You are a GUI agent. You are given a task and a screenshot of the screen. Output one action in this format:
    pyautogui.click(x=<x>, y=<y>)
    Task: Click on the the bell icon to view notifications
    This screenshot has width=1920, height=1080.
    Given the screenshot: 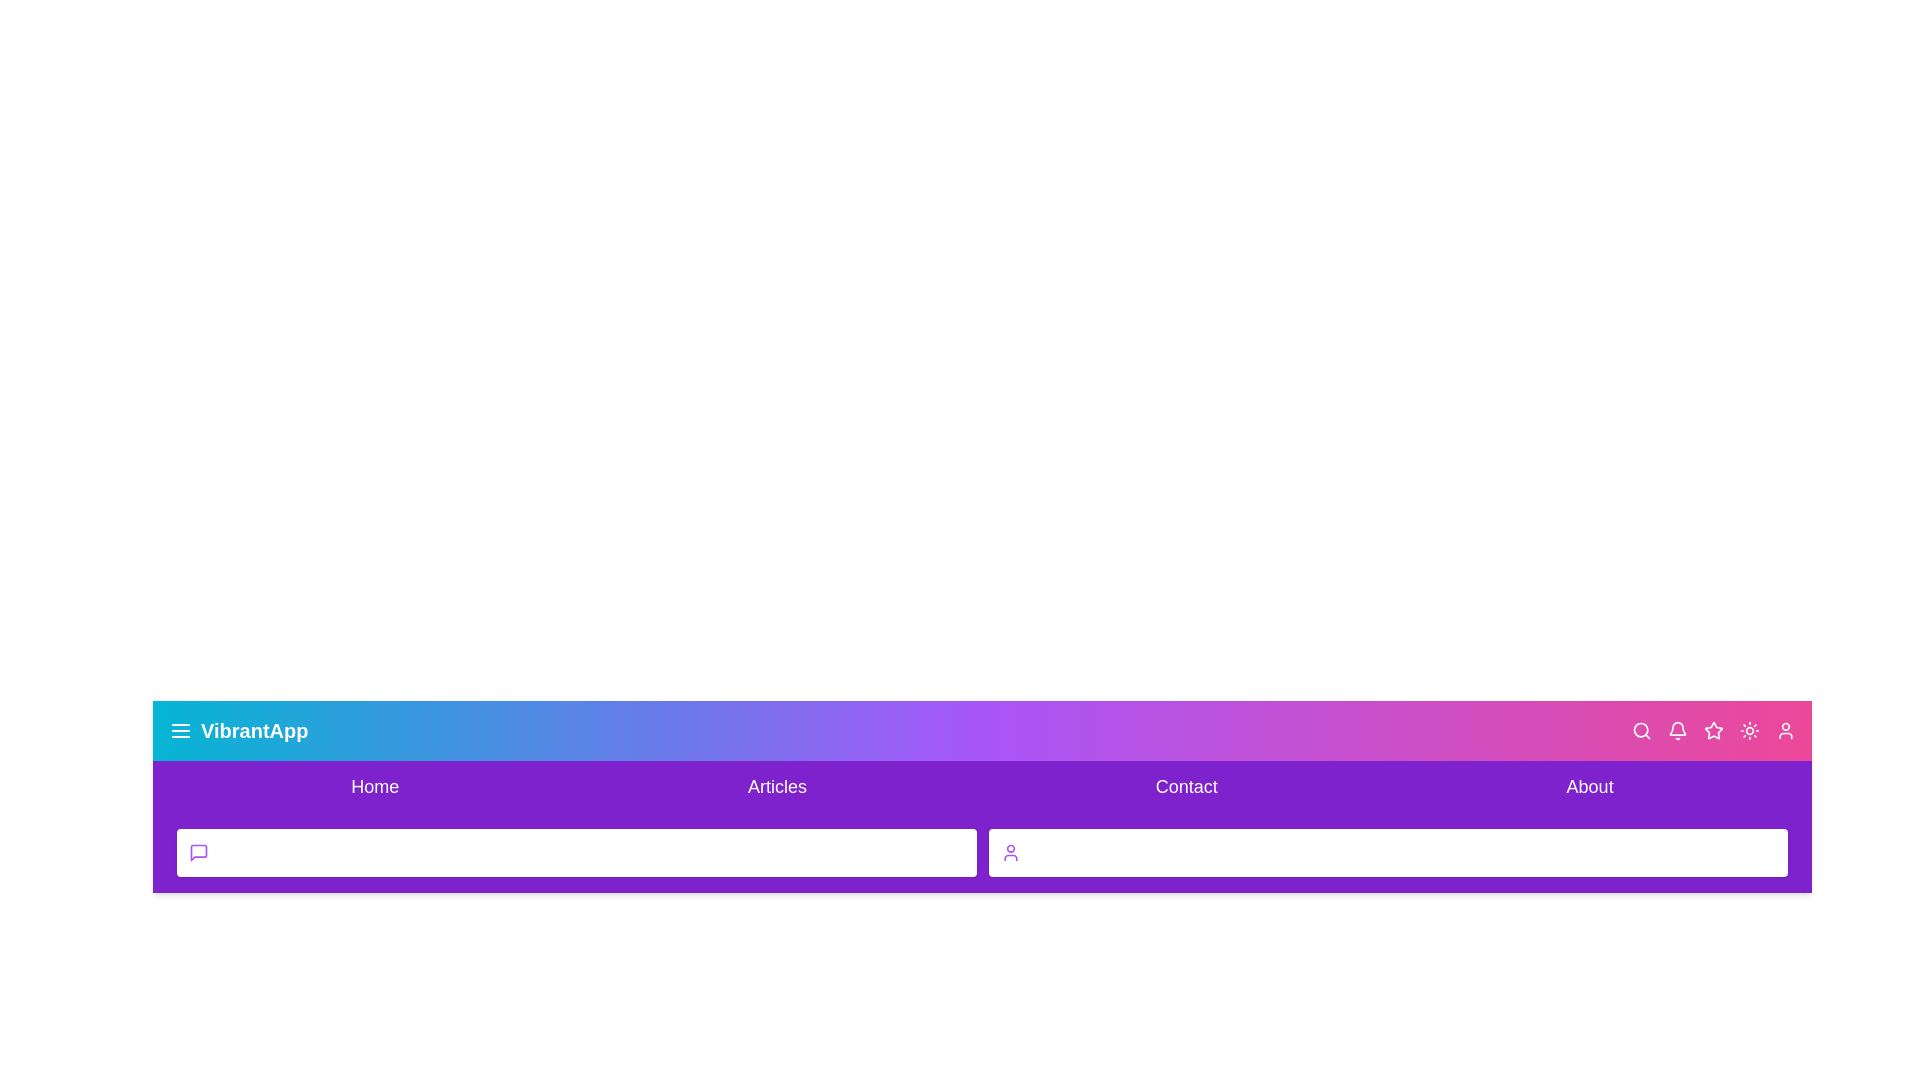 What is the action you would take?
    pyautogui.click(x=1678, y=731)
    